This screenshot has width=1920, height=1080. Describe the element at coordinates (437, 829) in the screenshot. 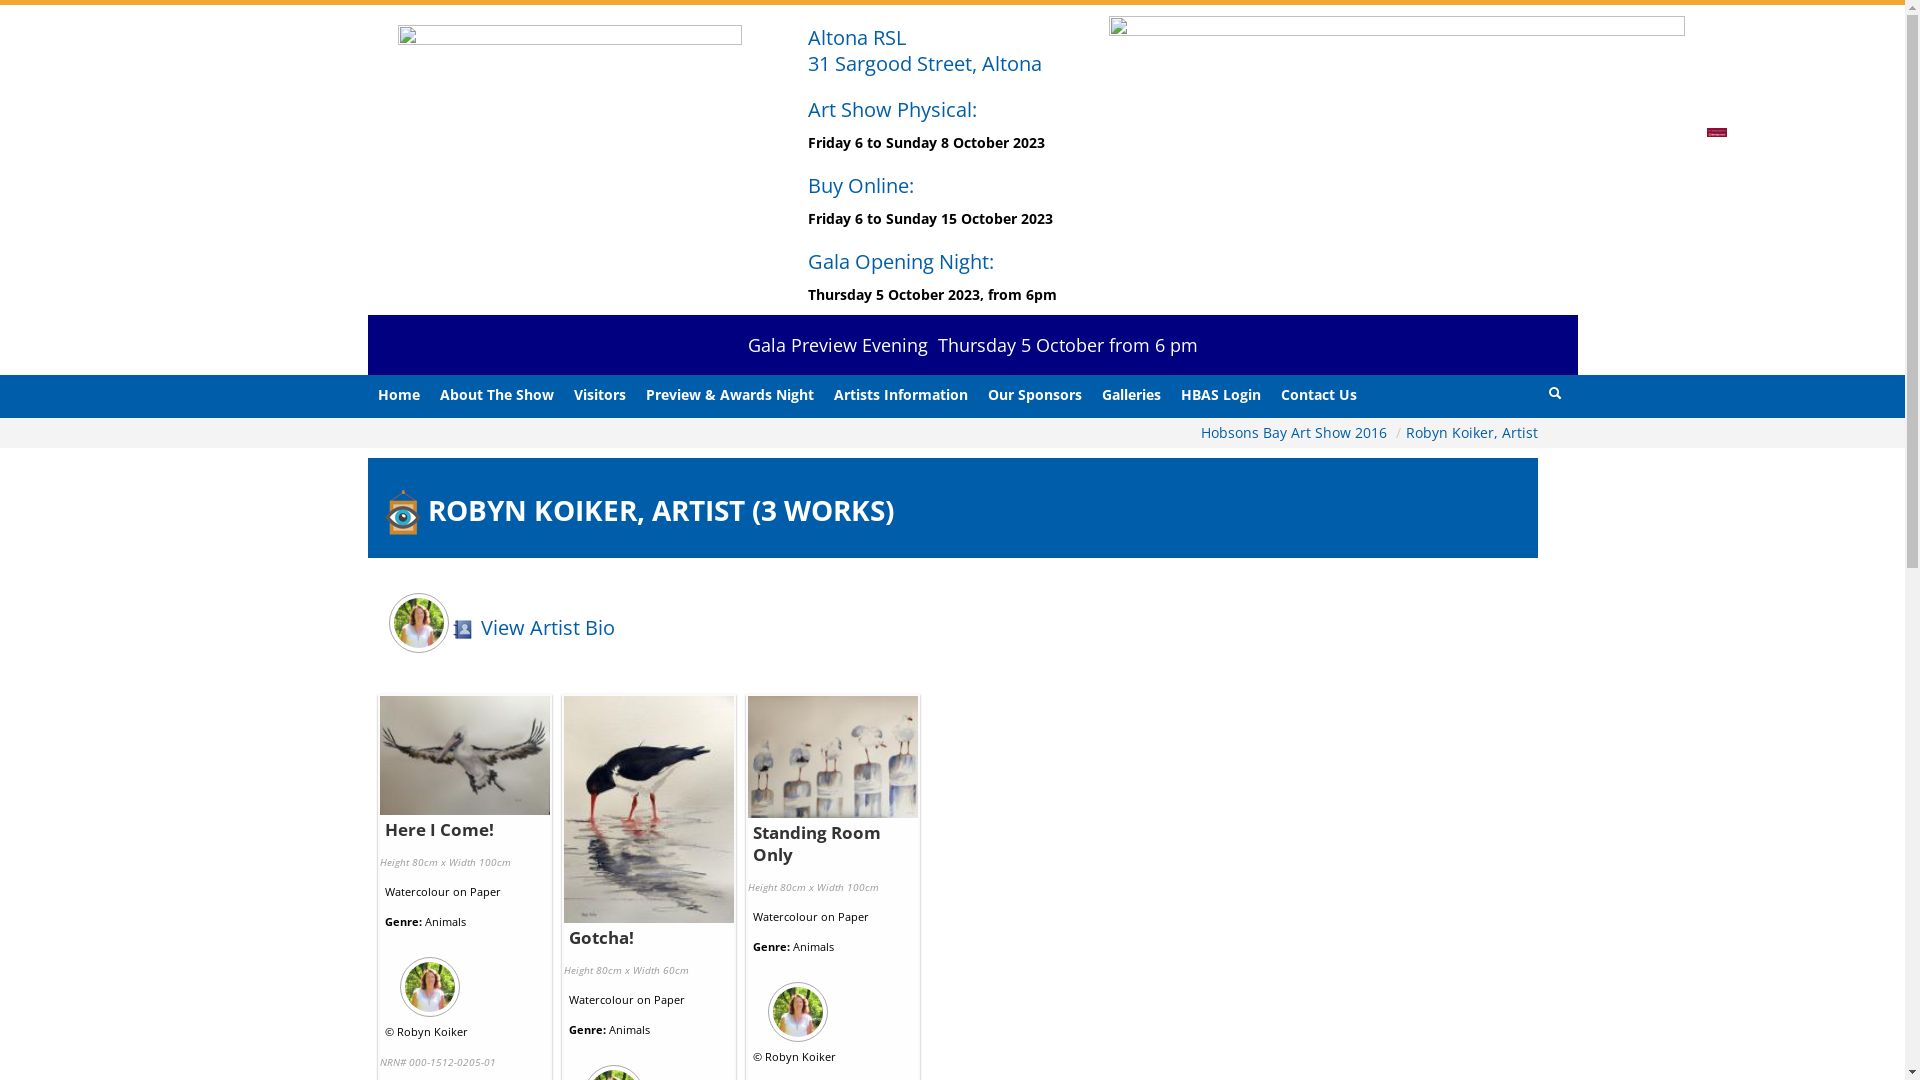

I see `'Here I Come!'` at that location.